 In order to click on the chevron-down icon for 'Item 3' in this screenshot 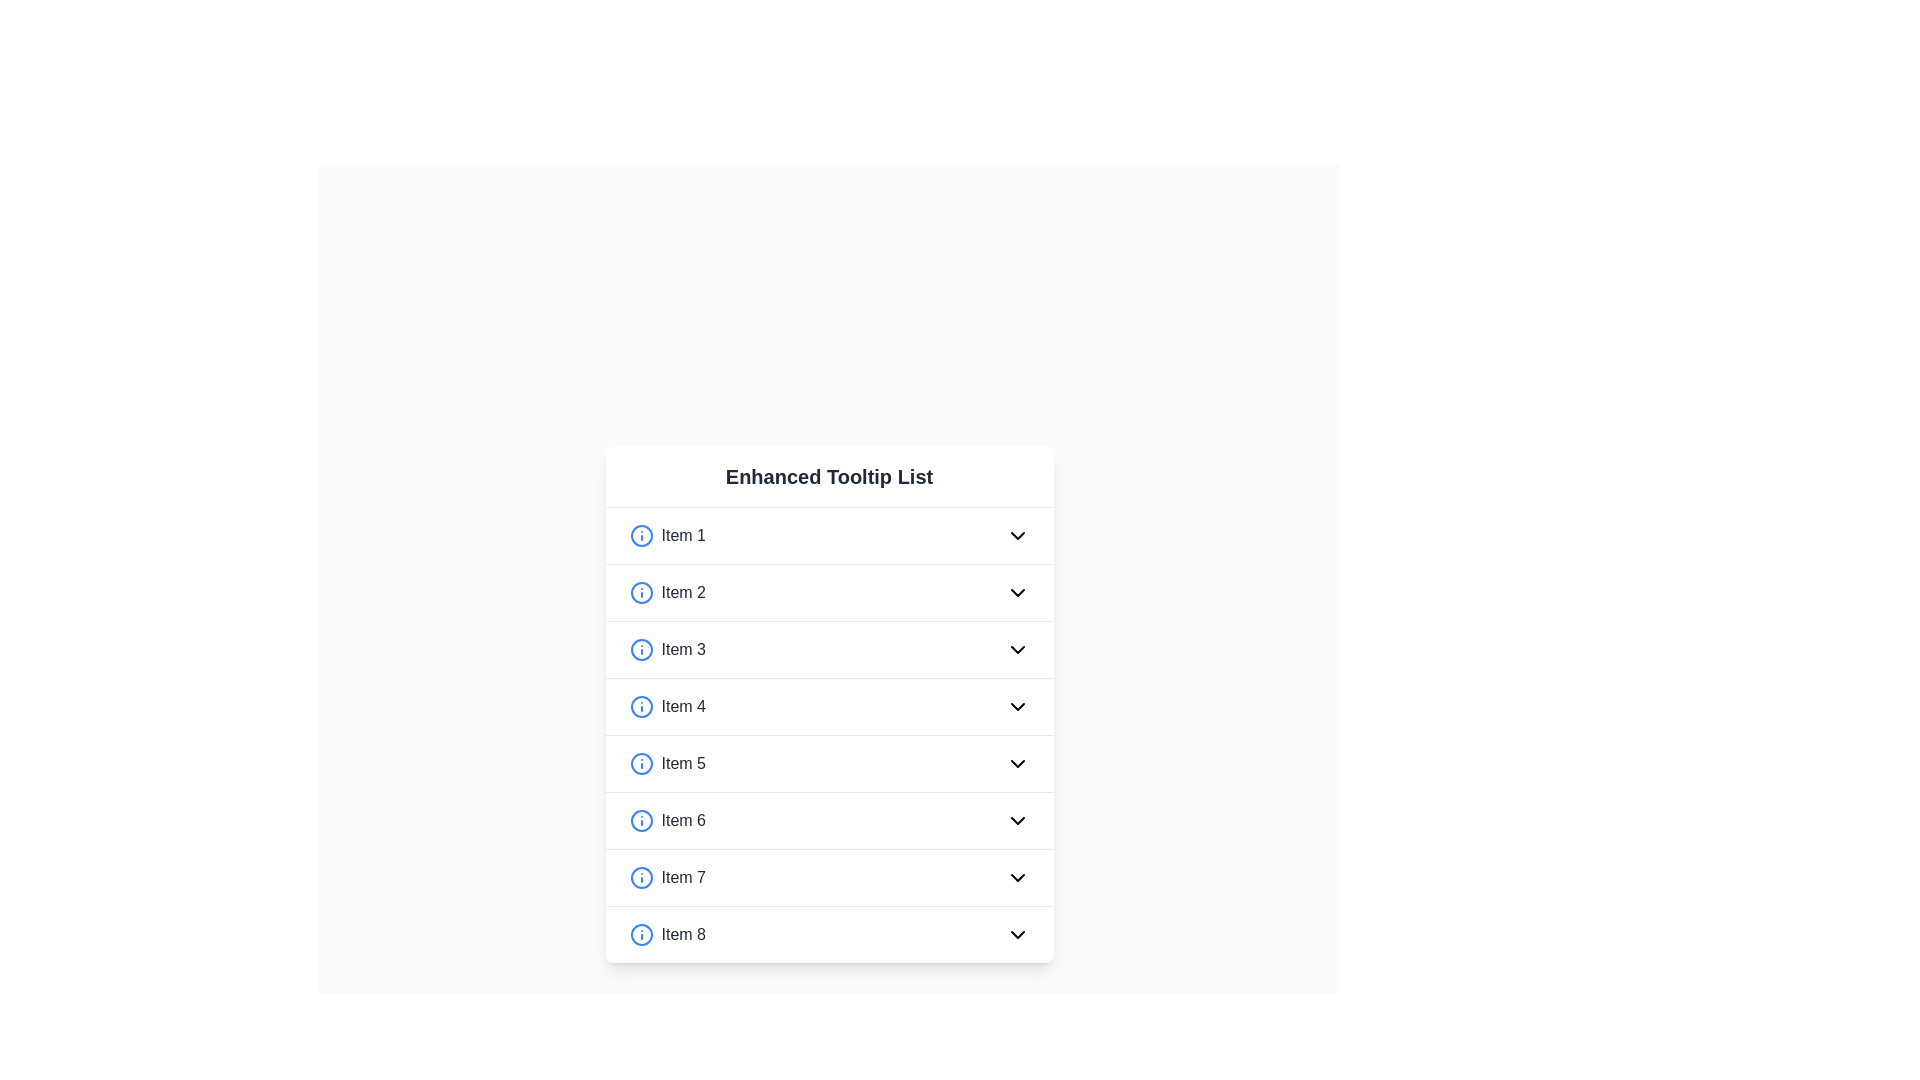, I will do `click(1017, 650)`.